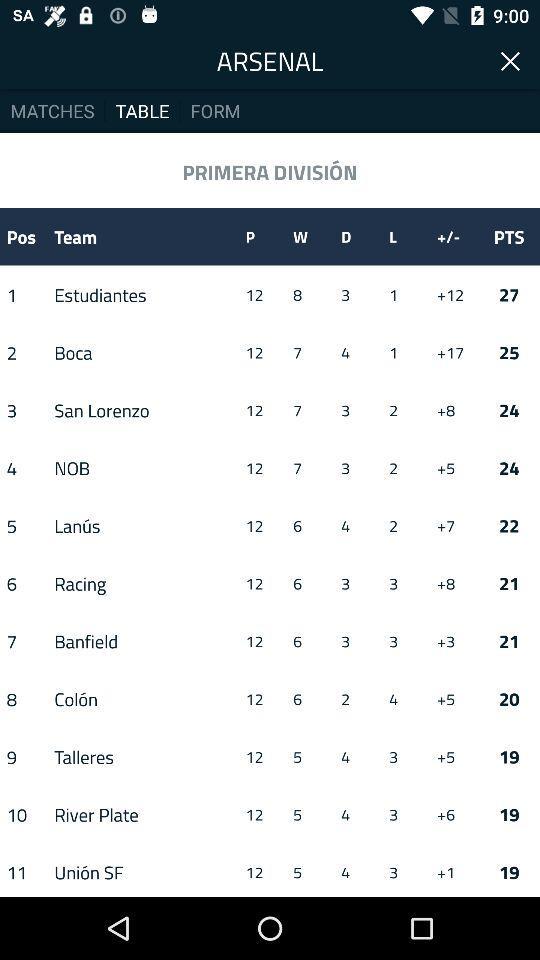 The width and height of the screenshot is (540, 960). I want to click on the icon next to the arsenal icon, so click(511, 59).